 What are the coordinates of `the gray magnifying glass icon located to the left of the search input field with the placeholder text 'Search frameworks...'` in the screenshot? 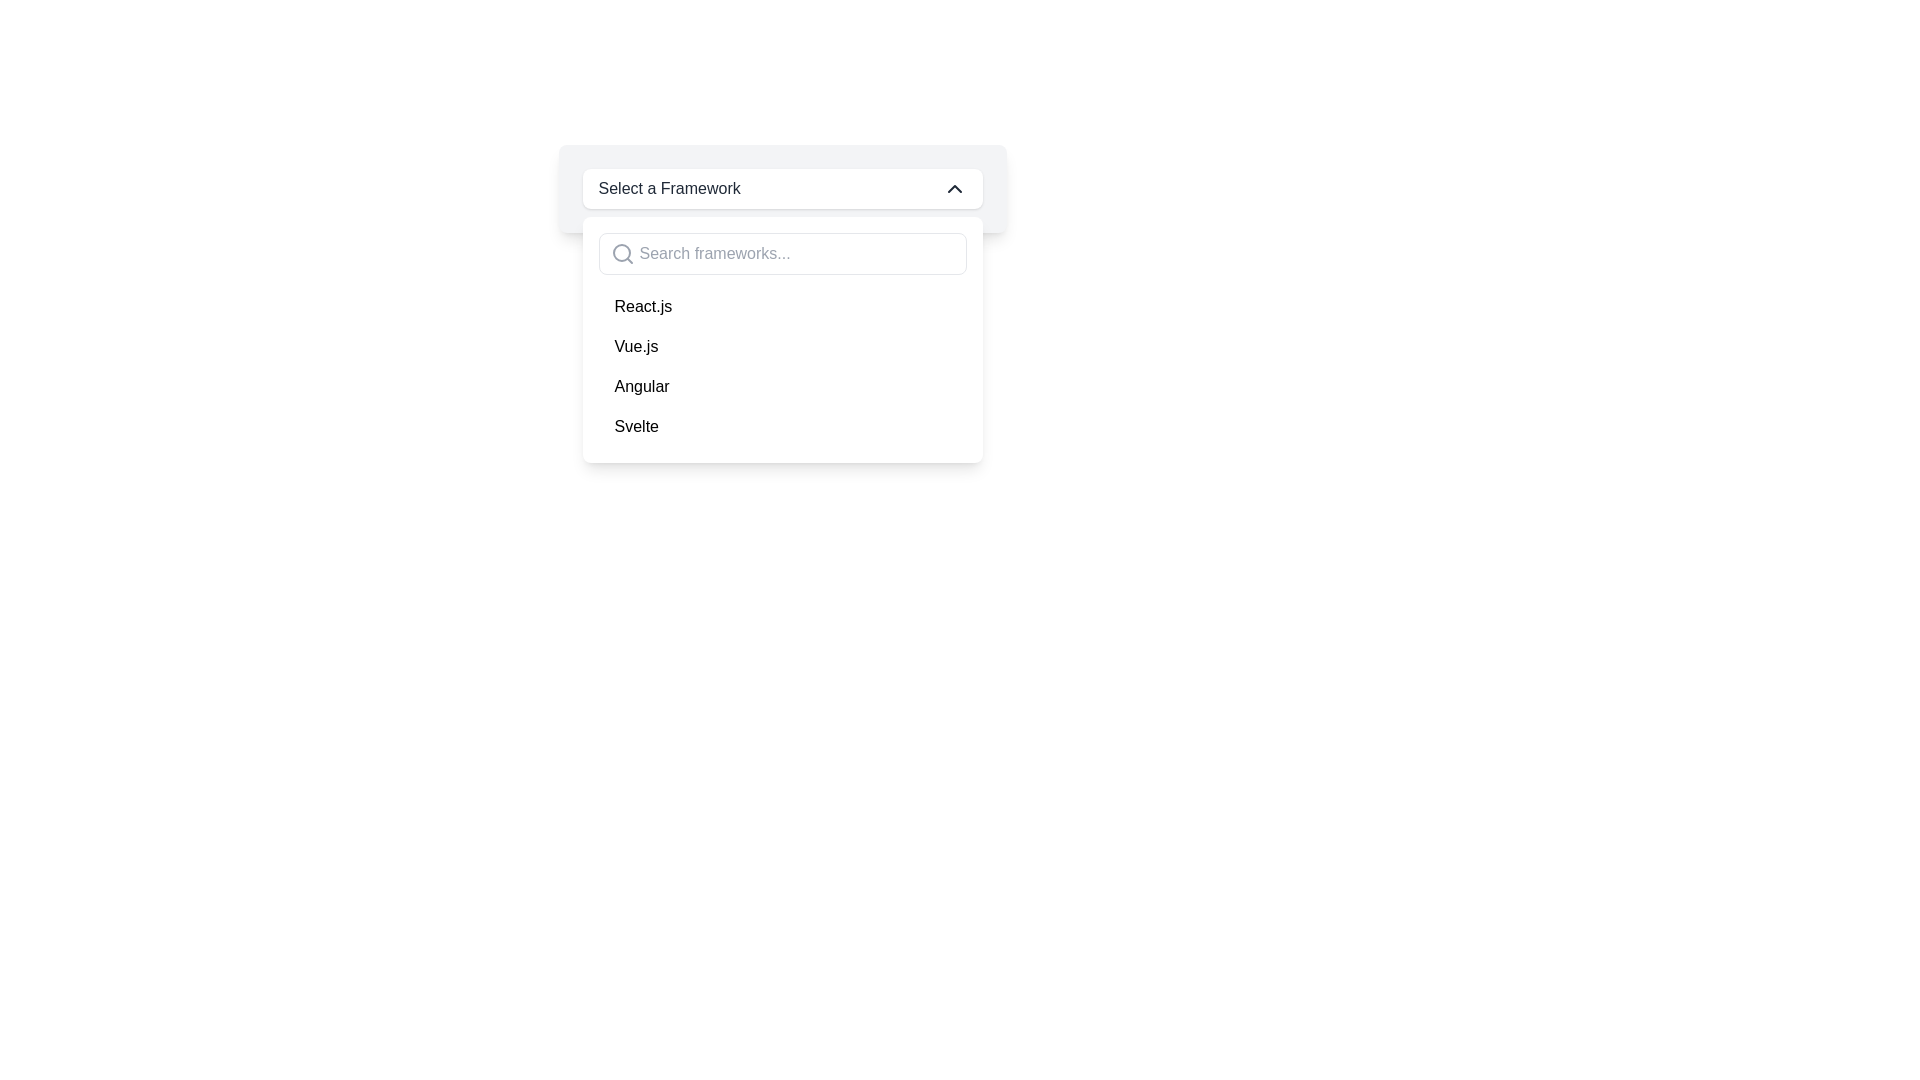 It's located at (621, 253).